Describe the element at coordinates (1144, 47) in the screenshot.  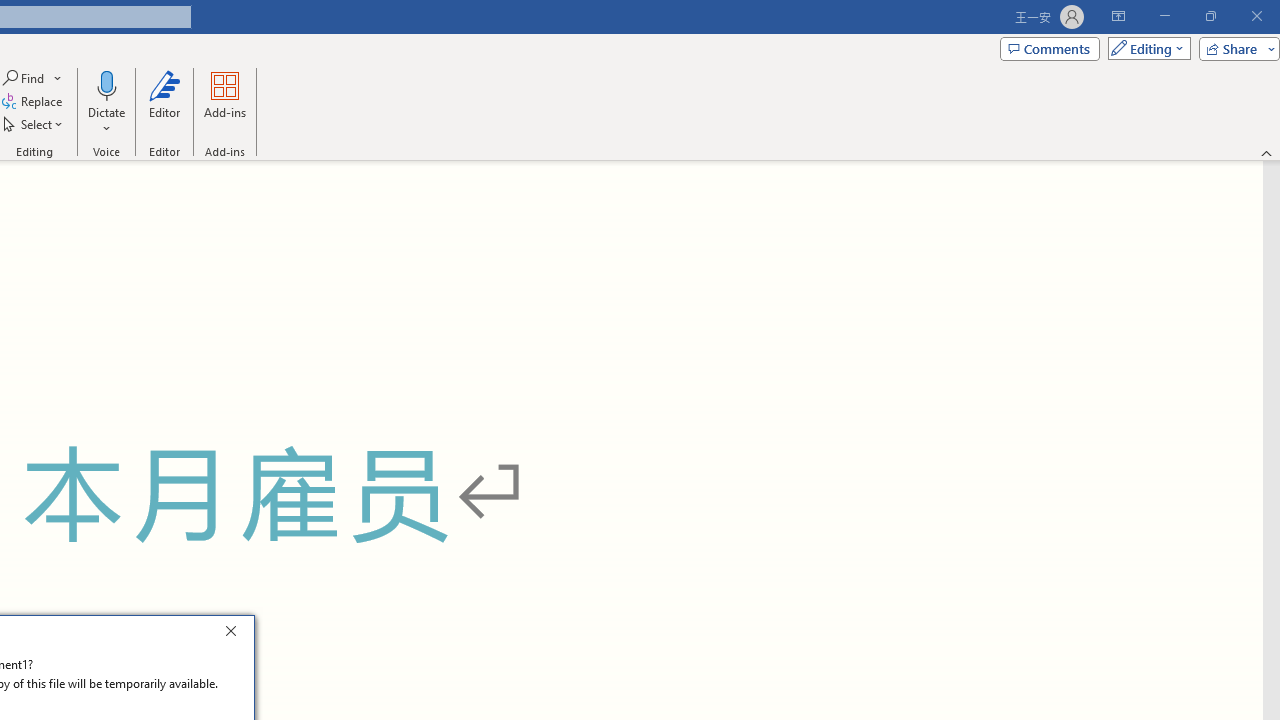
I see `'Editing'` at that location.